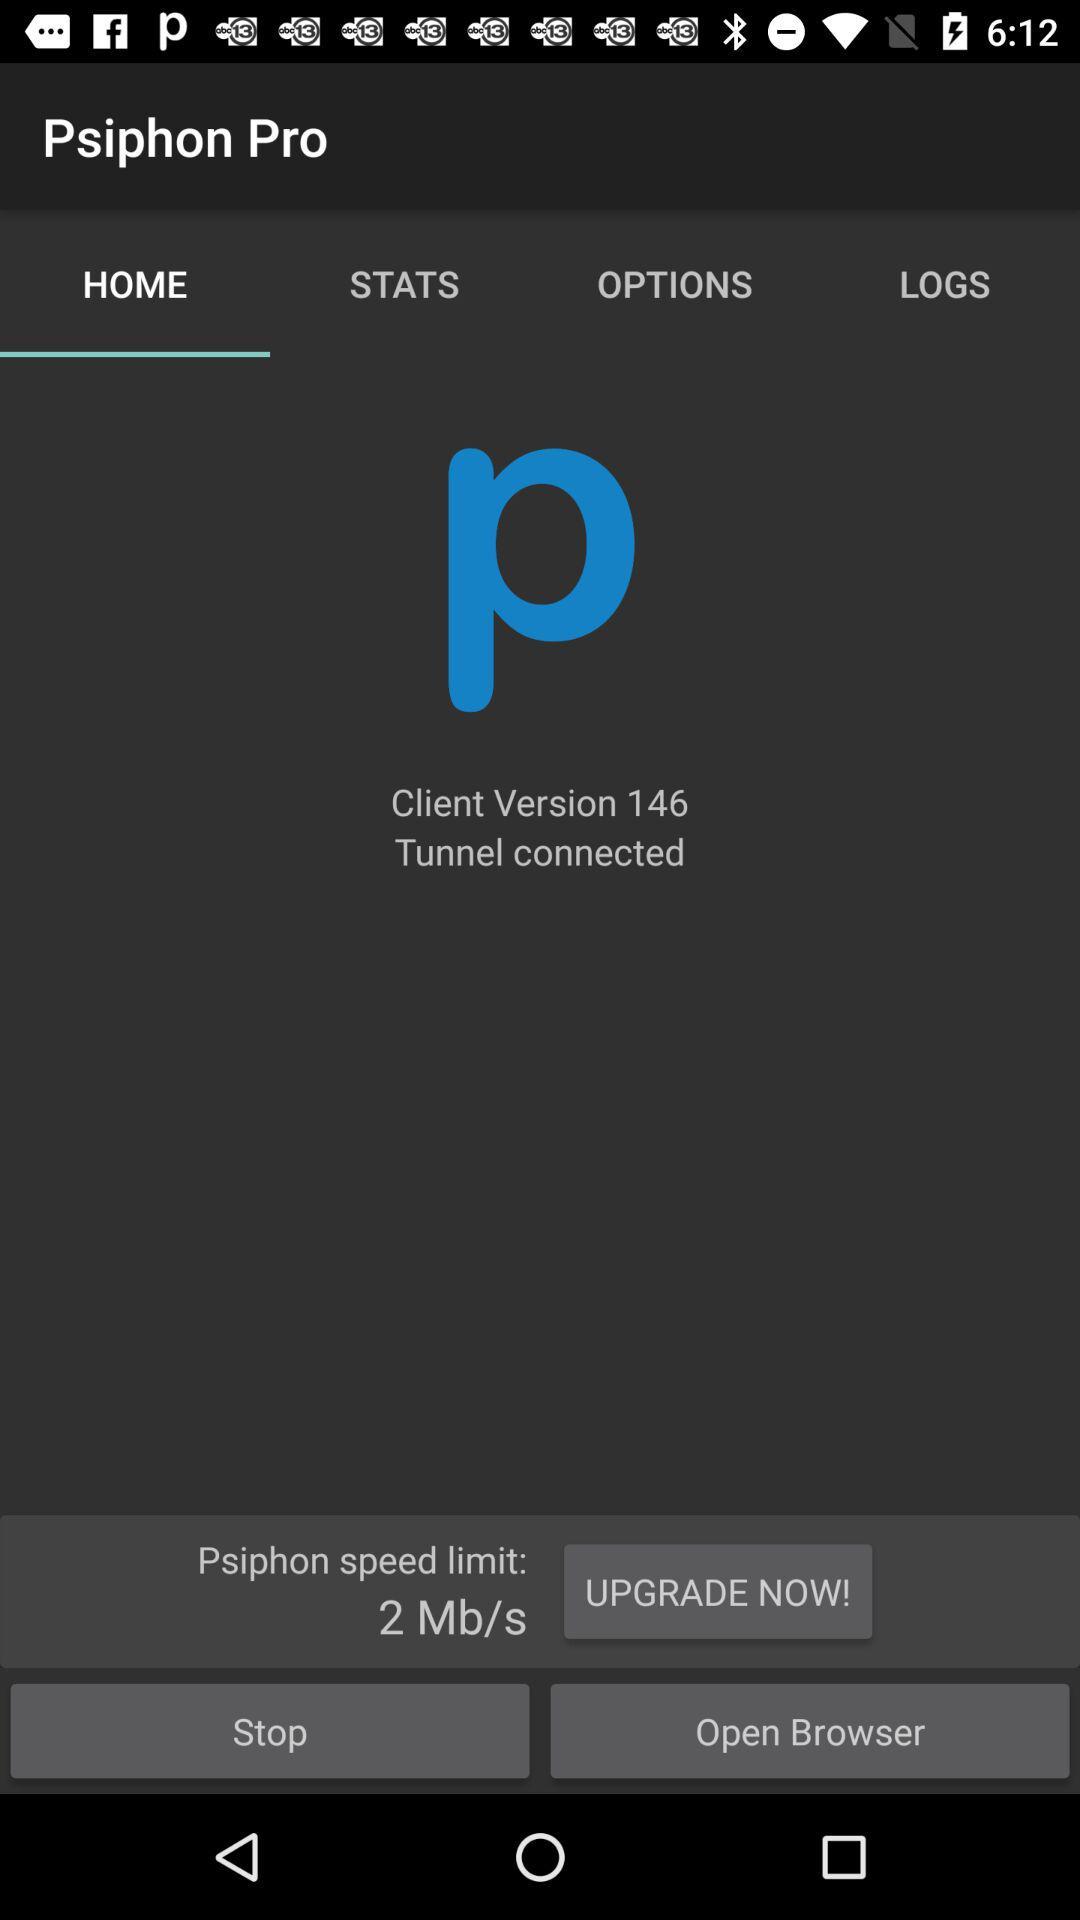 Image resolution: width=1080 pixels, height=1920 pixels. What do you see at coordinates (270, 1730) in the screenshot?
I see `stop` at bounding box center [270, 1730].